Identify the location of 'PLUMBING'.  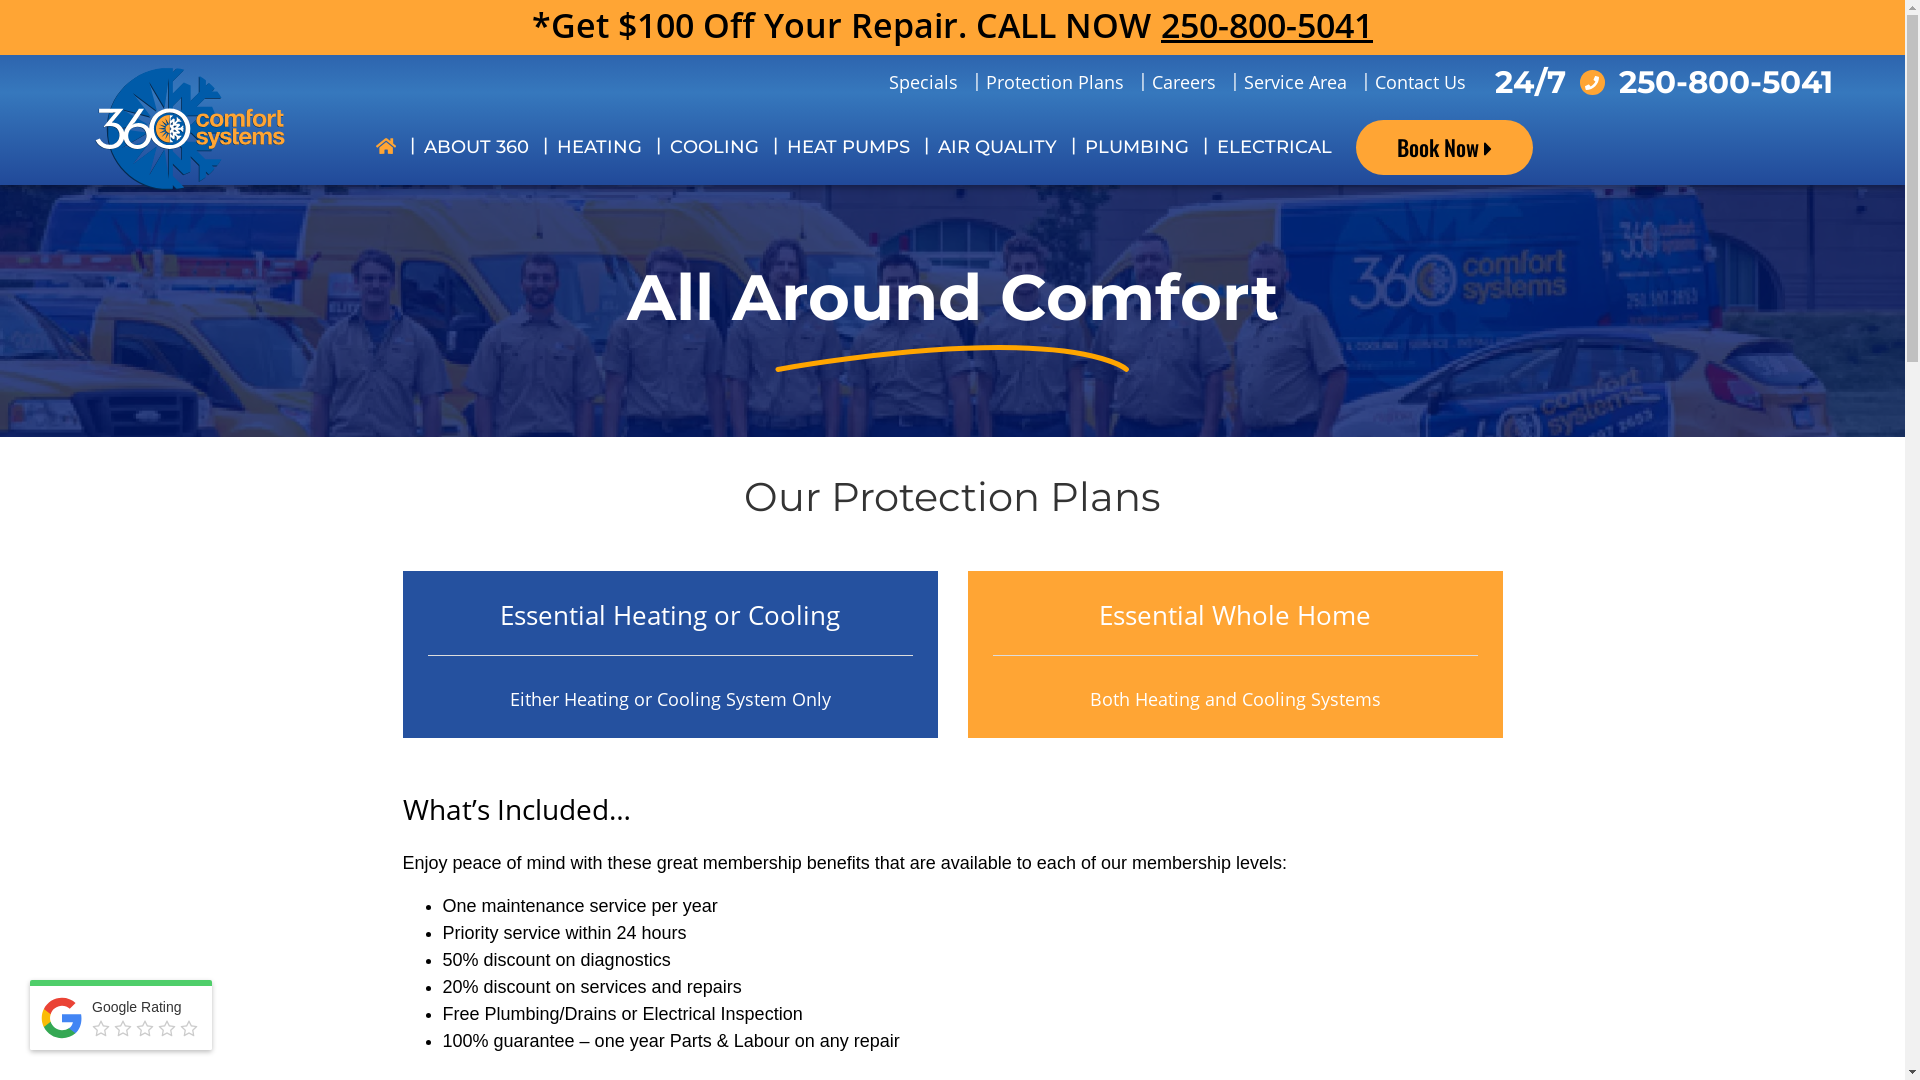
(1137, 146).